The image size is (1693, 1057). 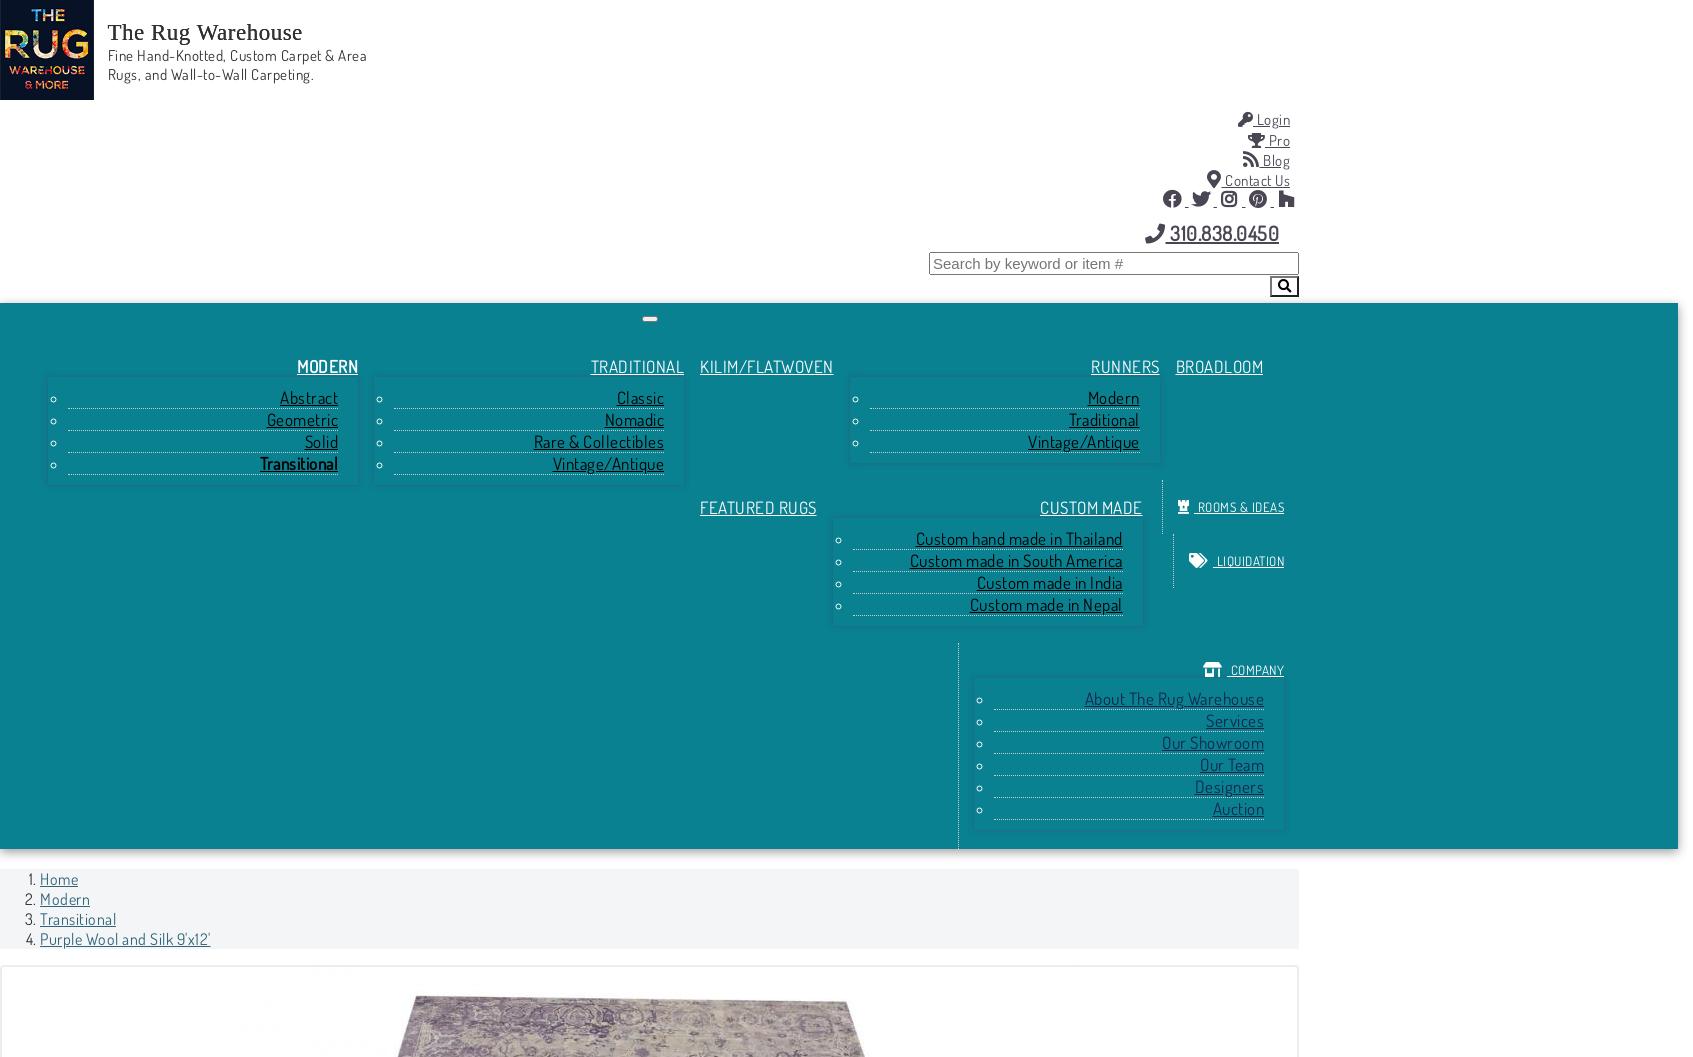 What do you see at coordinates (1234, 719) in the screenshot?
I see `'Services'` at bounding box center [1234, 719].